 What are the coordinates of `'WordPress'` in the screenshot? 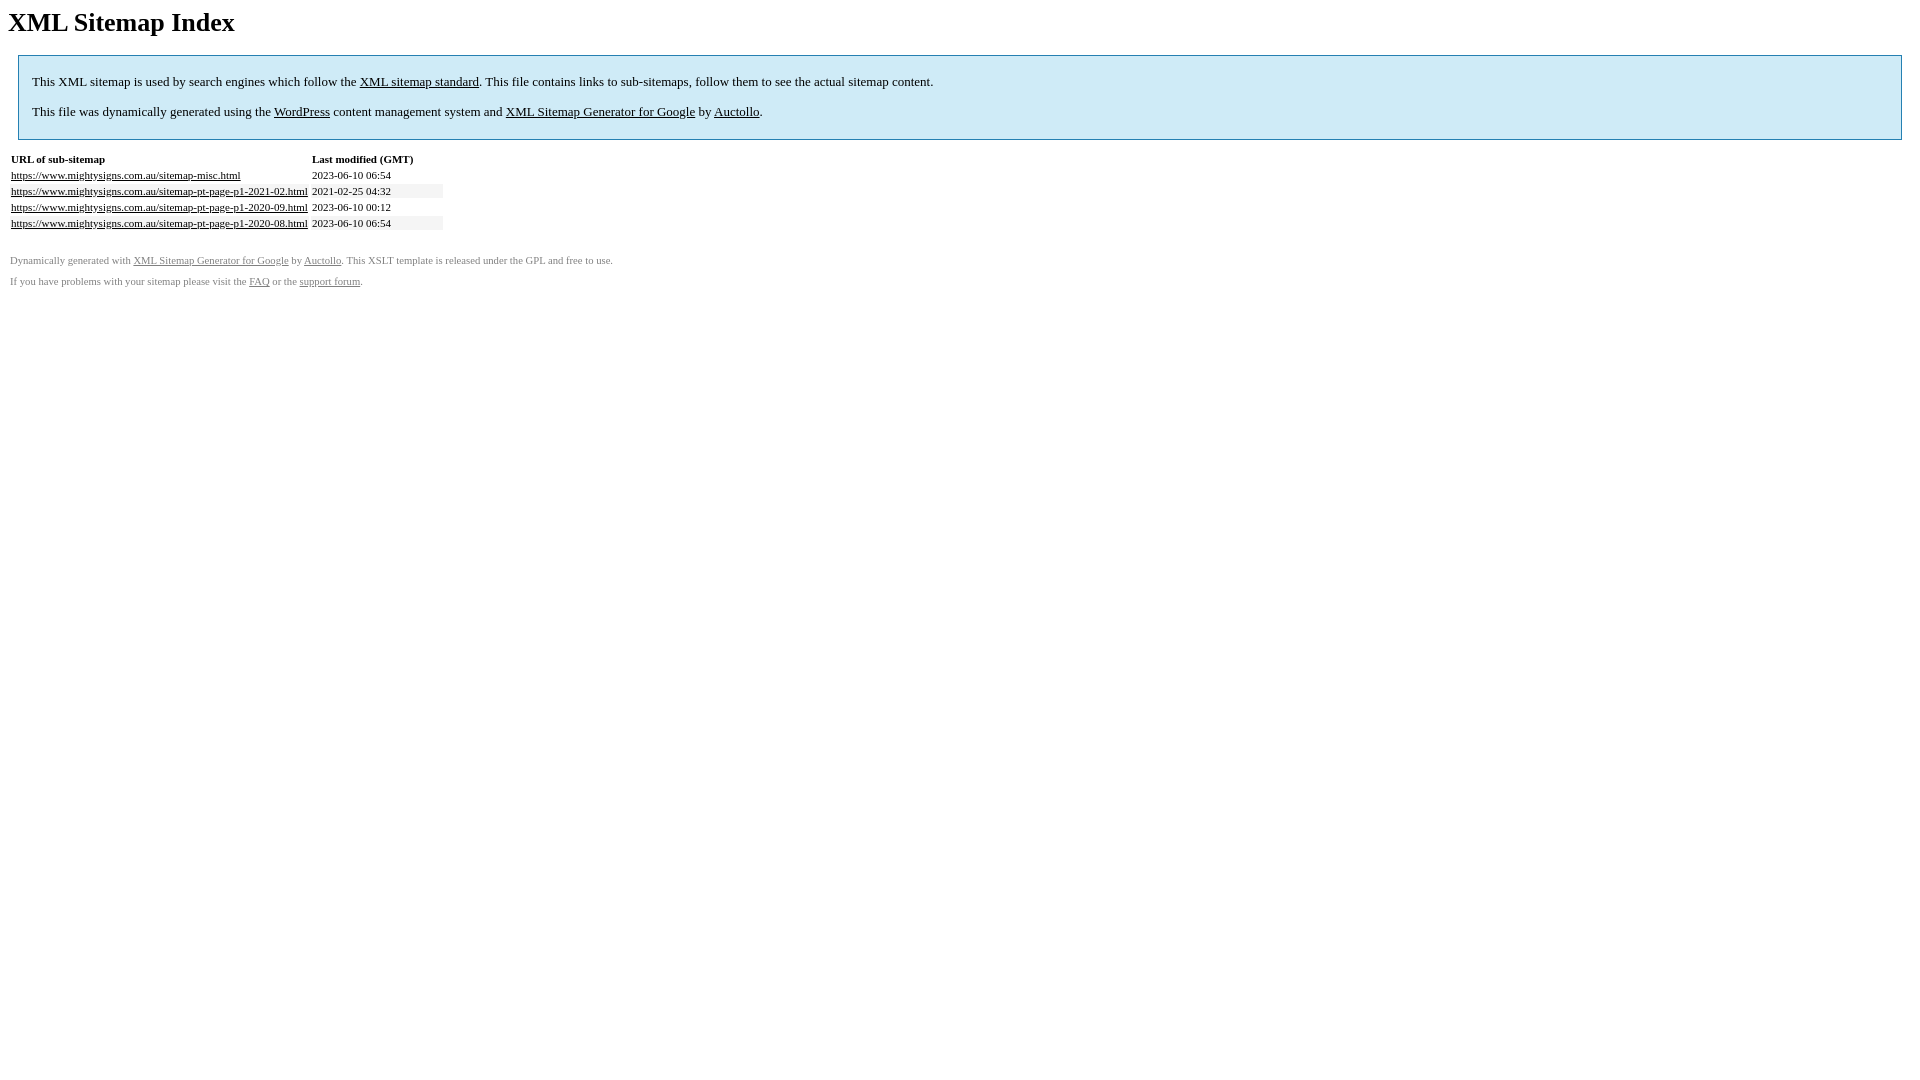 It's located at (272, 111).